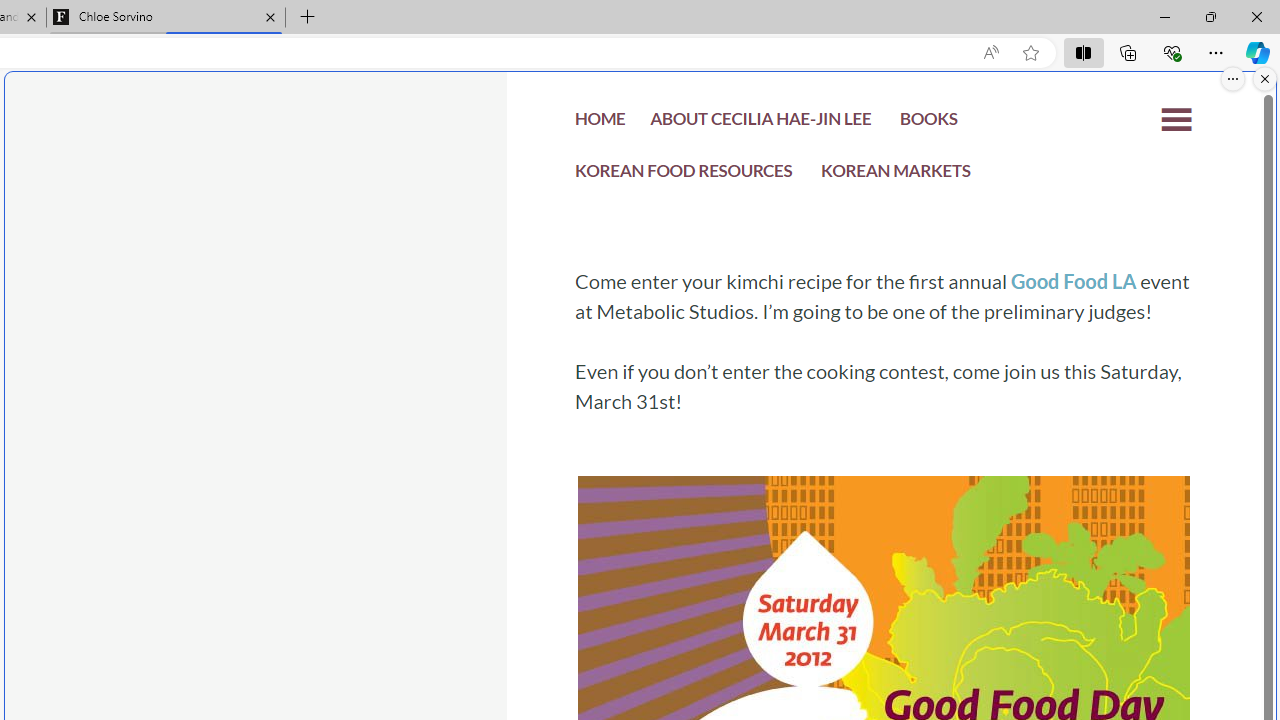  Describe the element at coordinates (759, 124) in the screenshot. I see `'ABOUT CECILIA HAE-JIN LEE'` at that location.